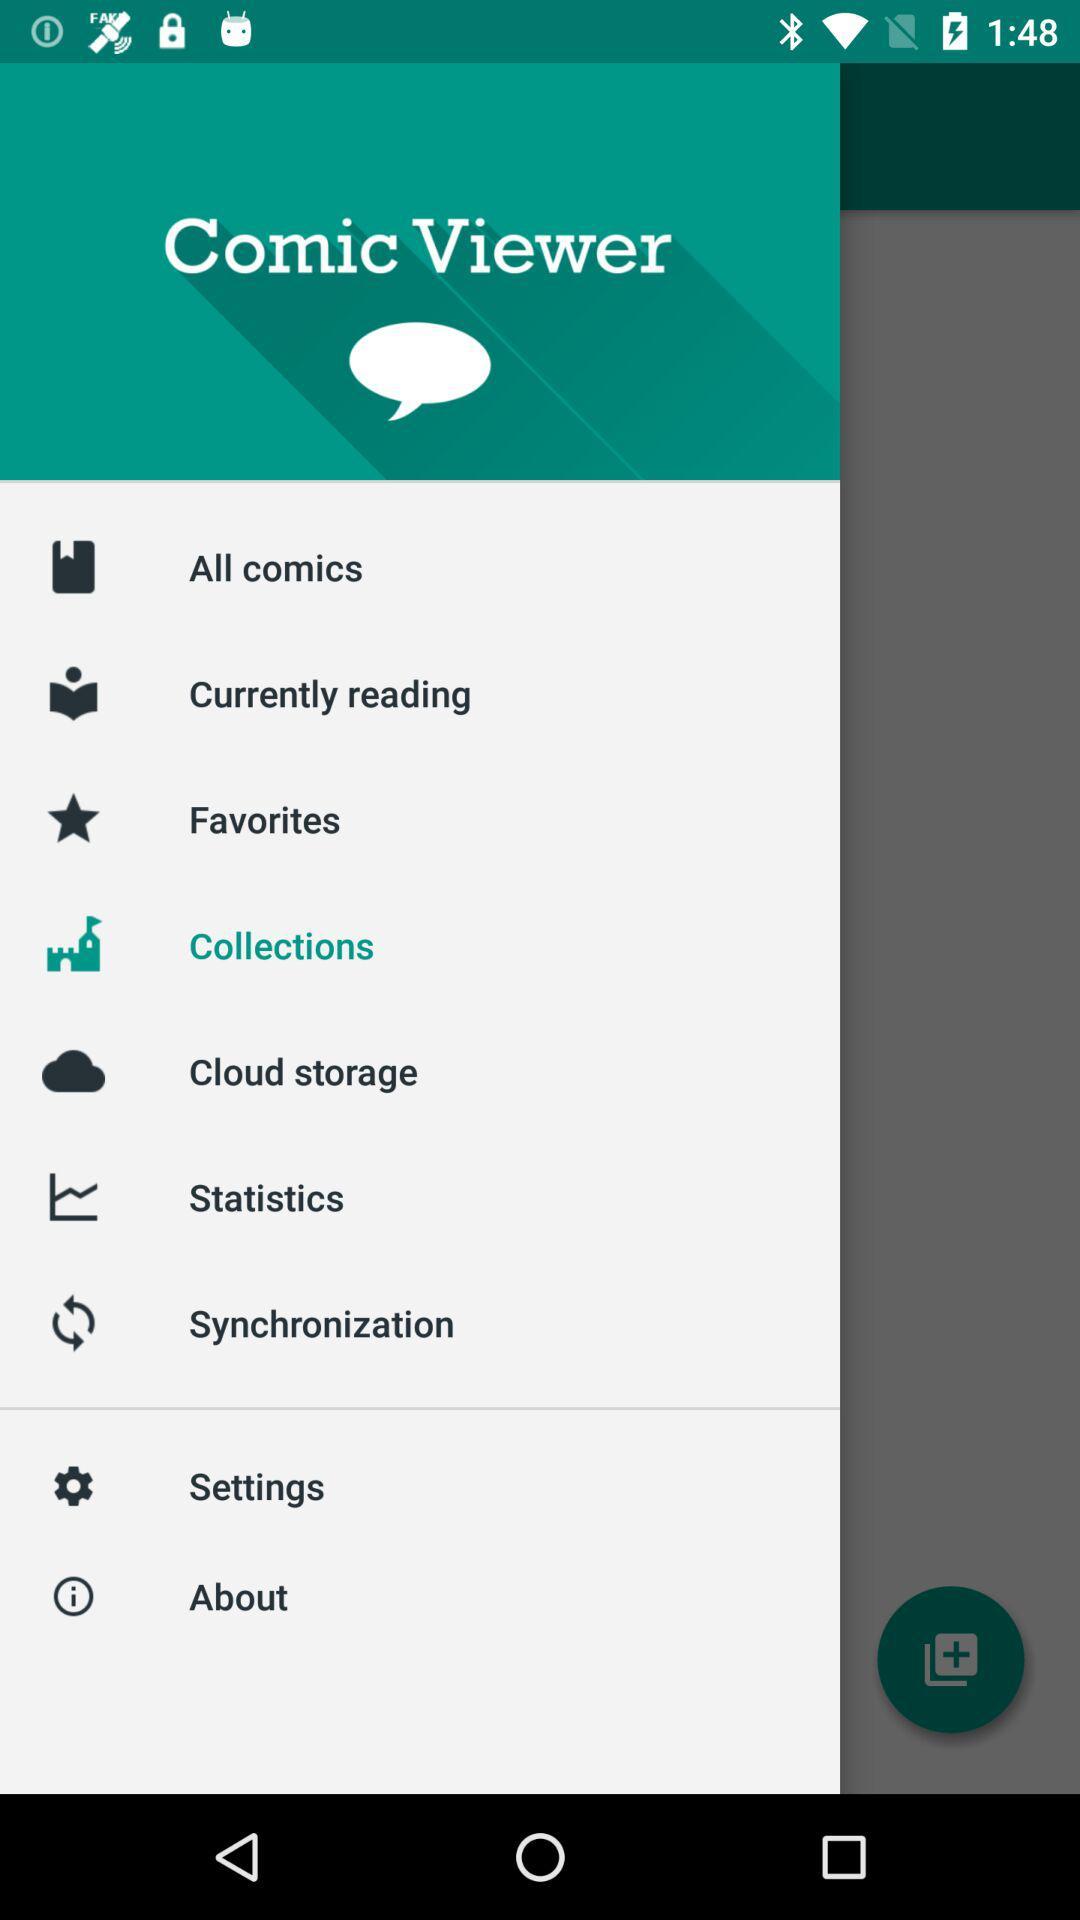 The image size is (1080, 1920). What do you see at coordinates (72, 1323) in the screenshot?
I see `the recycle icon to the left of synchronization text` at bounding box center [72, 1323].